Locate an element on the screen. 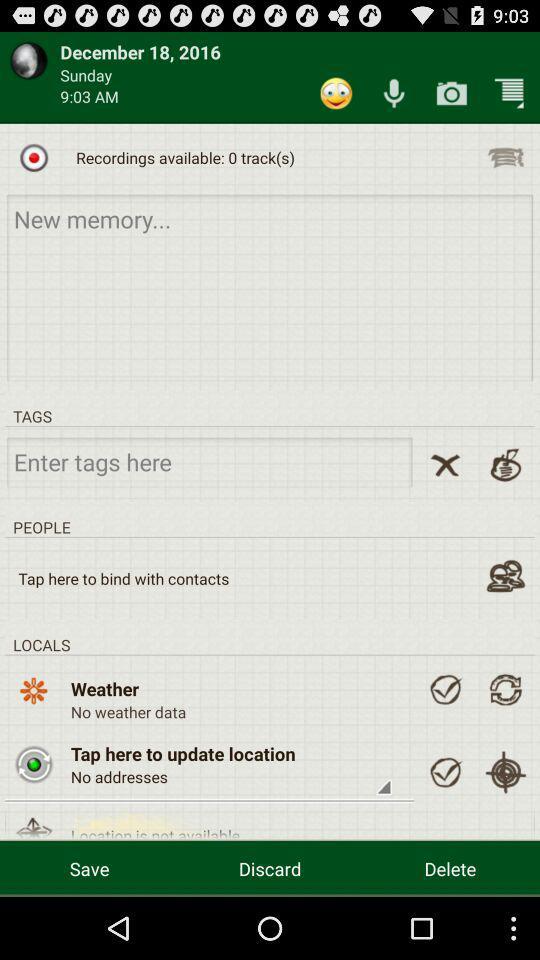  the check icon is located at coordinates (445, 737).